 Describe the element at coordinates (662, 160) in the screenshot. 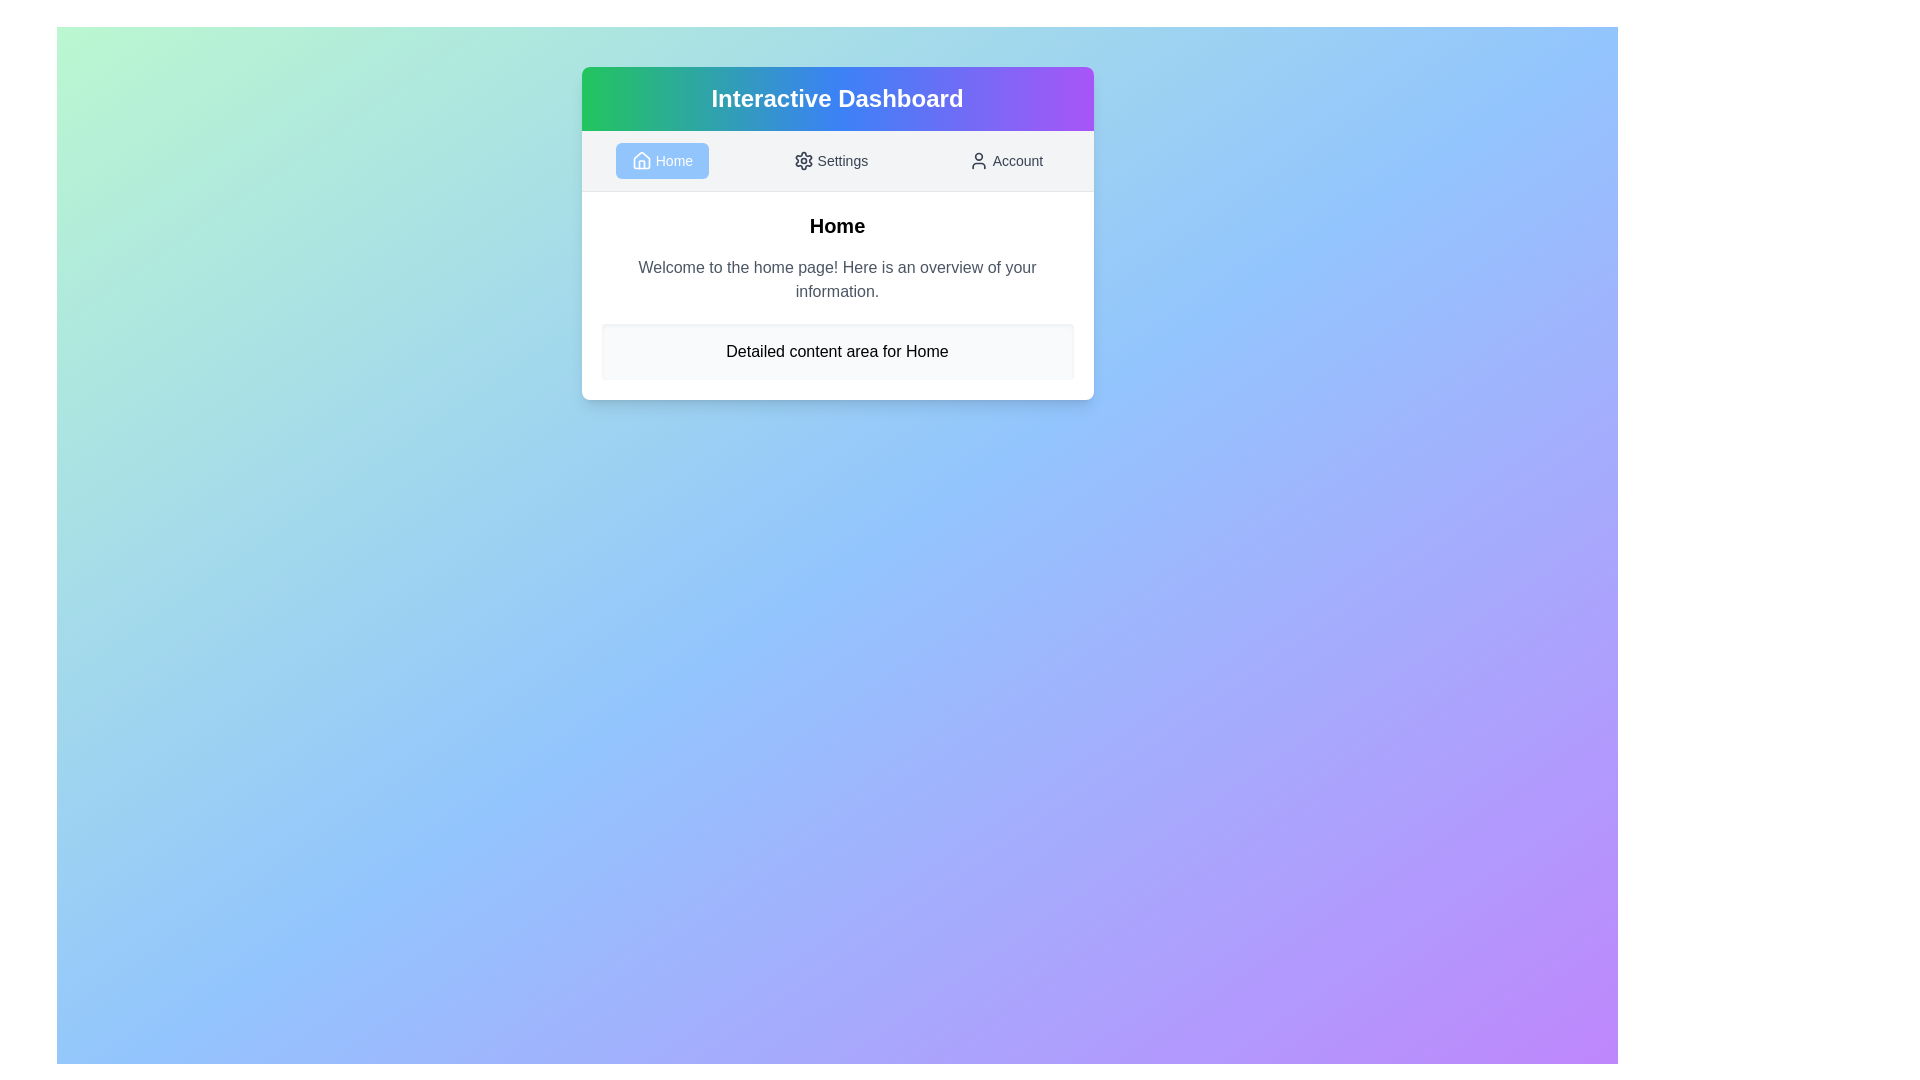

I see `the Home tab by clicking on its button` at that location.